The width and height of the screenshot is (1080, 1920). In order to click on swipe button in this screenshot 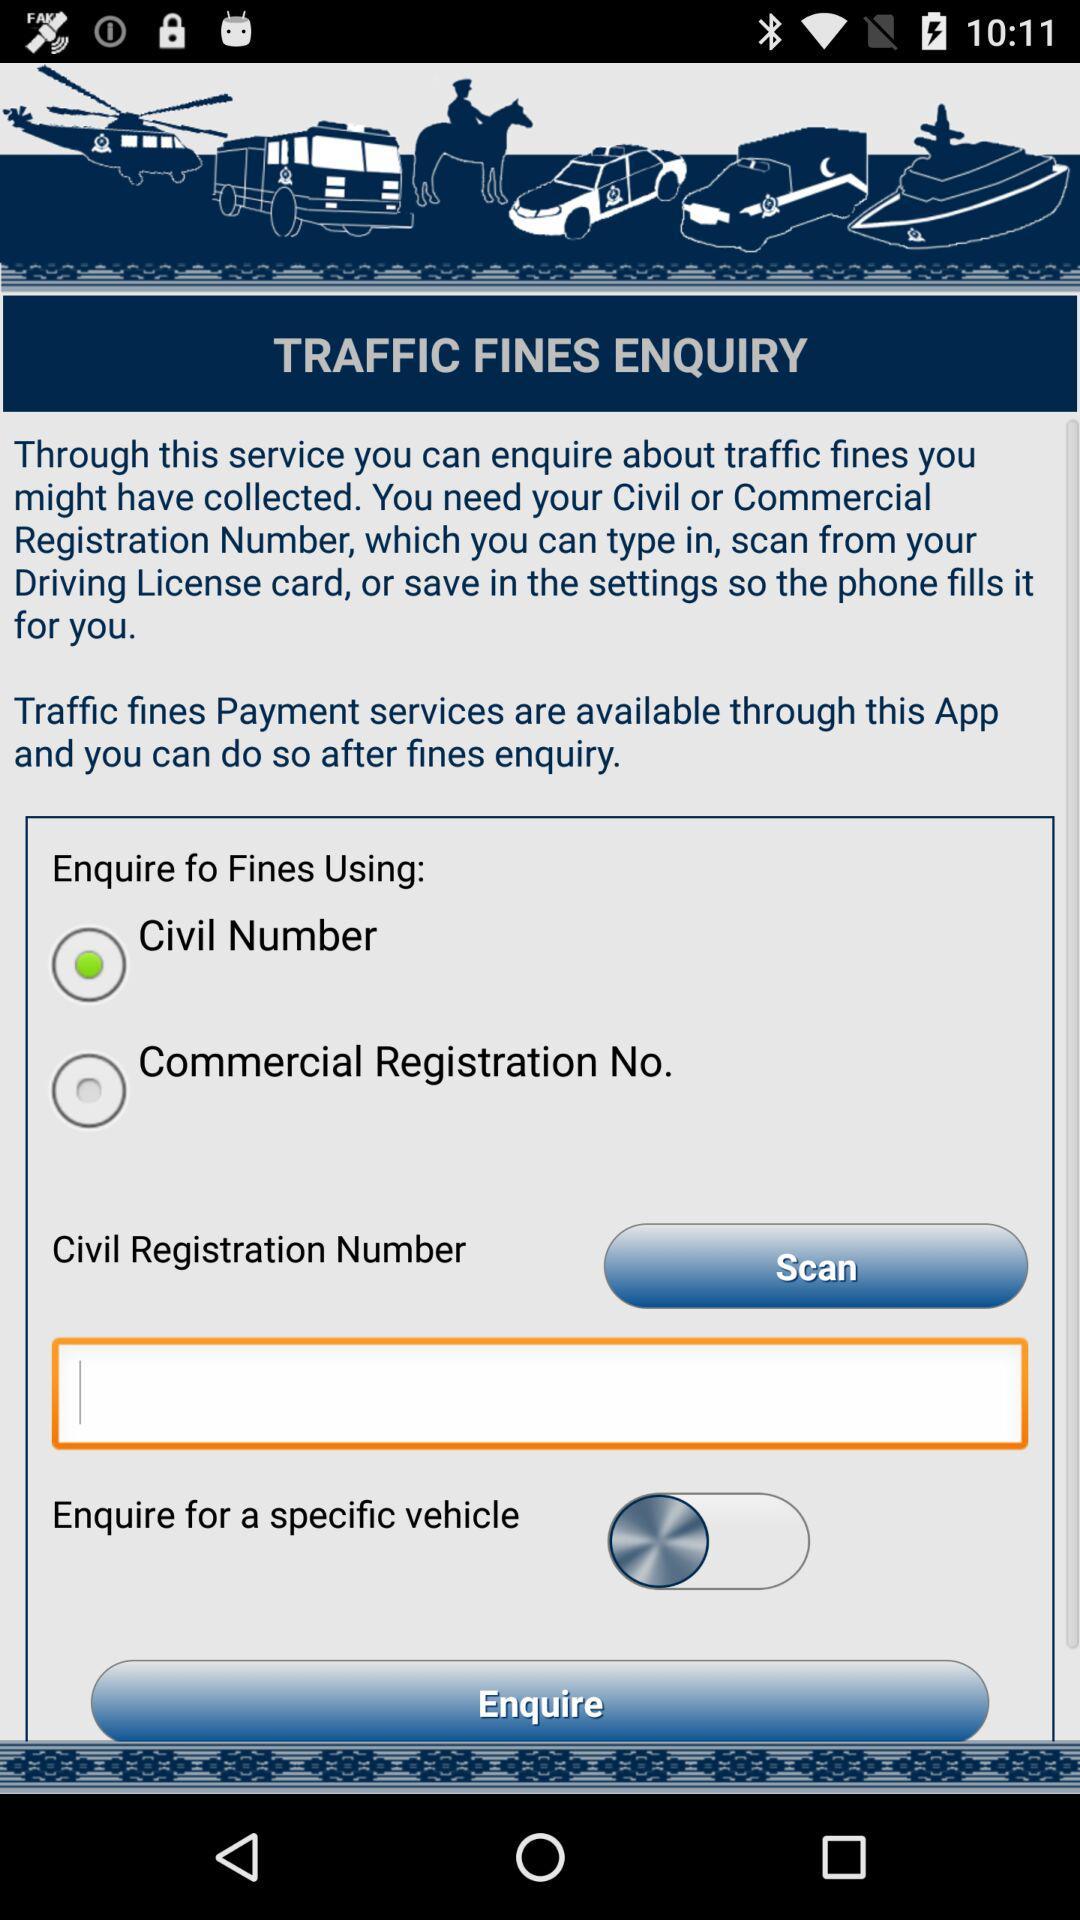, I will do `click(707, 1540)`.